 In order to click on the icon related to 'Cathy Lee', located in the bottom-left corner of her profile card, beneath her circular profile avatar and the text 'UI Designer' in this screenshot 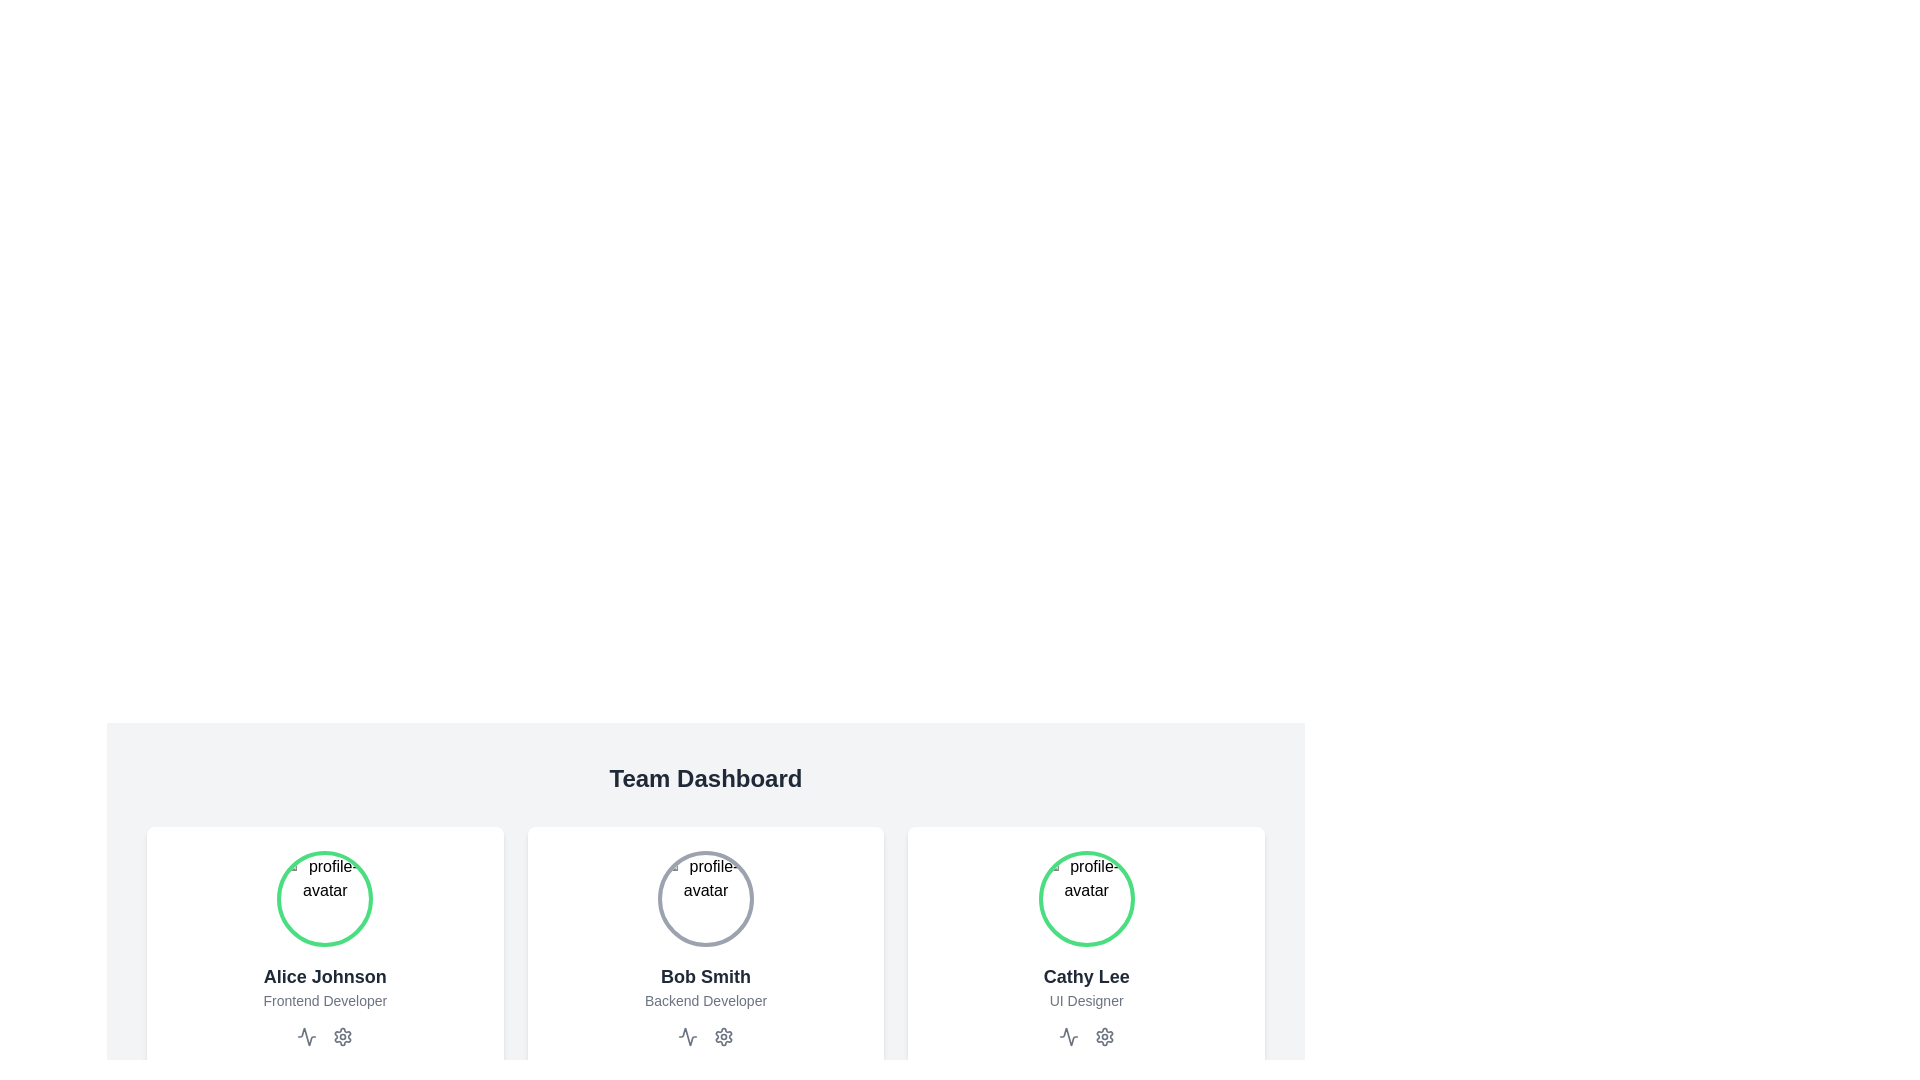, I will do `click(1067, 1036)`.